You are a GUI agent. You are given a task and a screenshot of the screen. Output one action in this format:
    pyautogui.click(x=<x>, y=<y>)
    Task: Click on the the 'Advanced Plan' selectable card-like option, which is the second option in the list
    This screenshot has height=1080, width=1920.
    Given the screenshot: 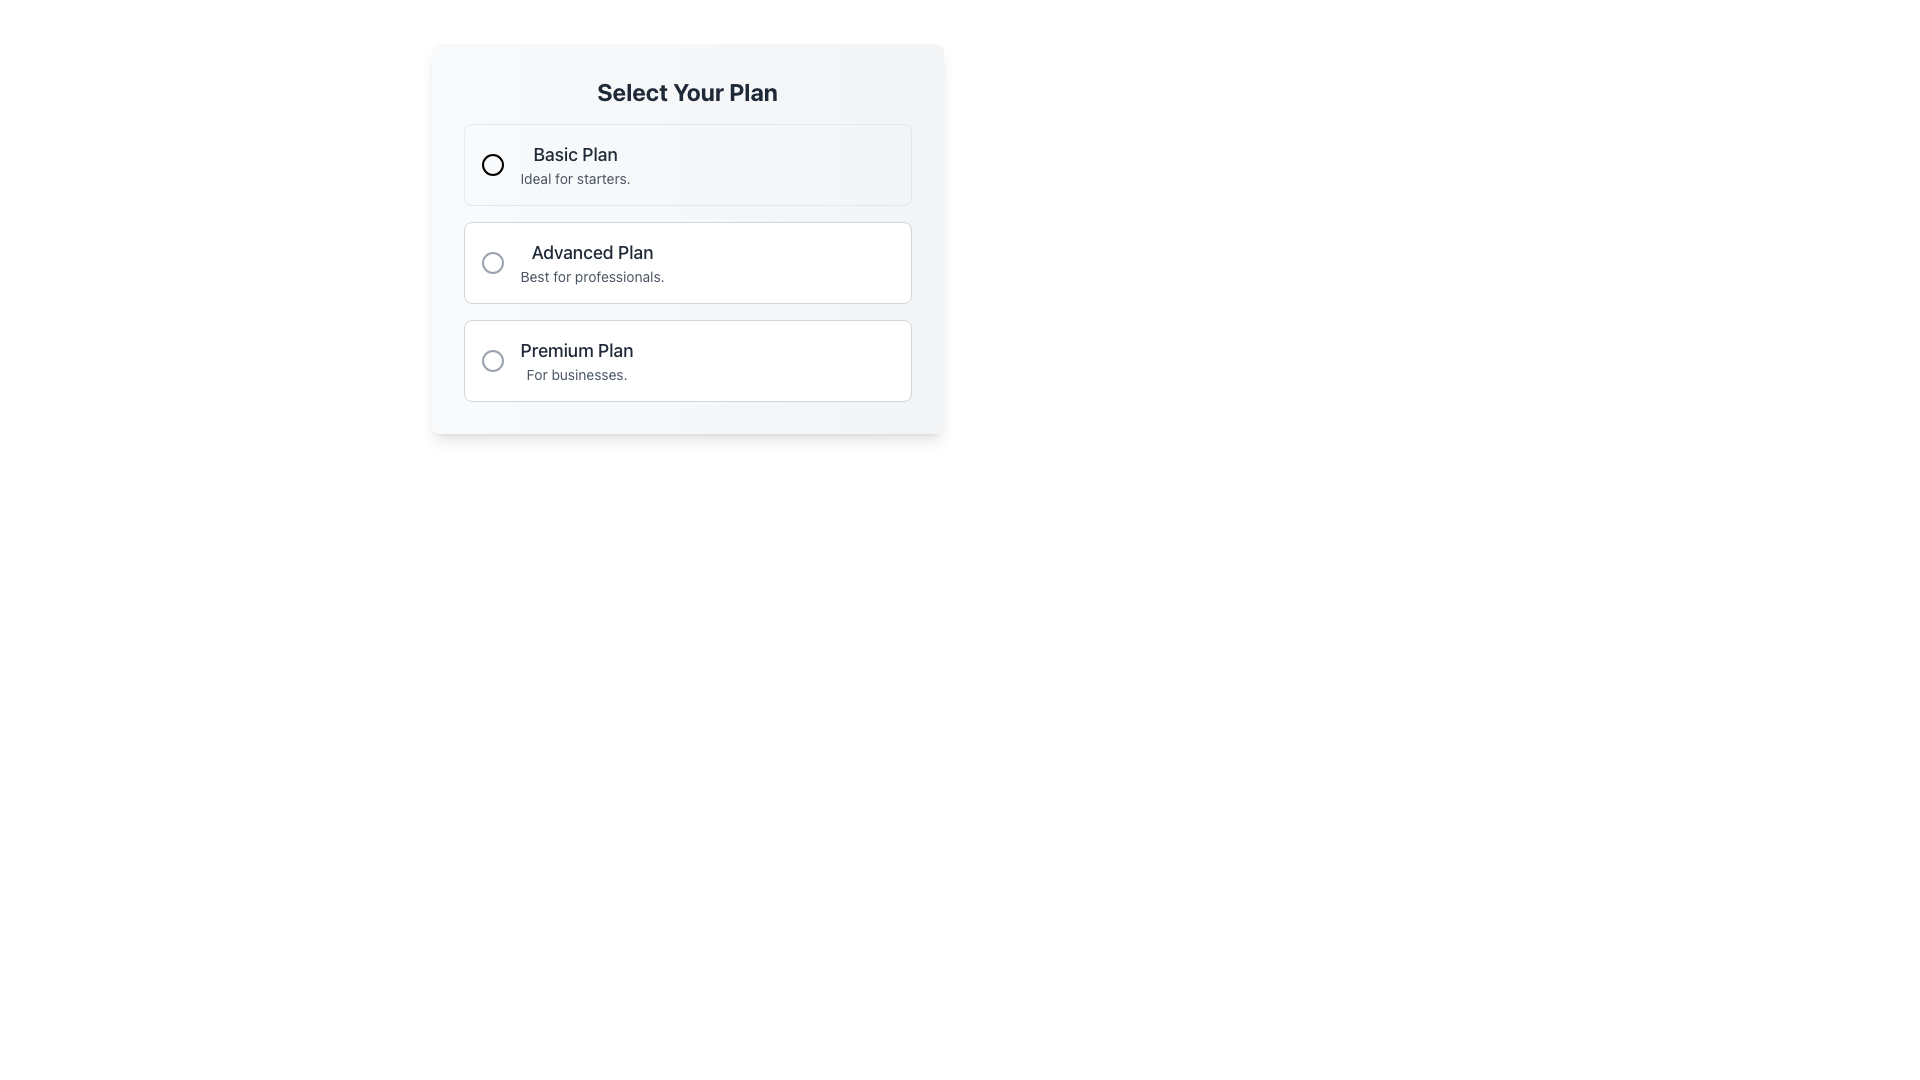 What is the action you would take?
    pyautogui.click(x=687, y=261)
    